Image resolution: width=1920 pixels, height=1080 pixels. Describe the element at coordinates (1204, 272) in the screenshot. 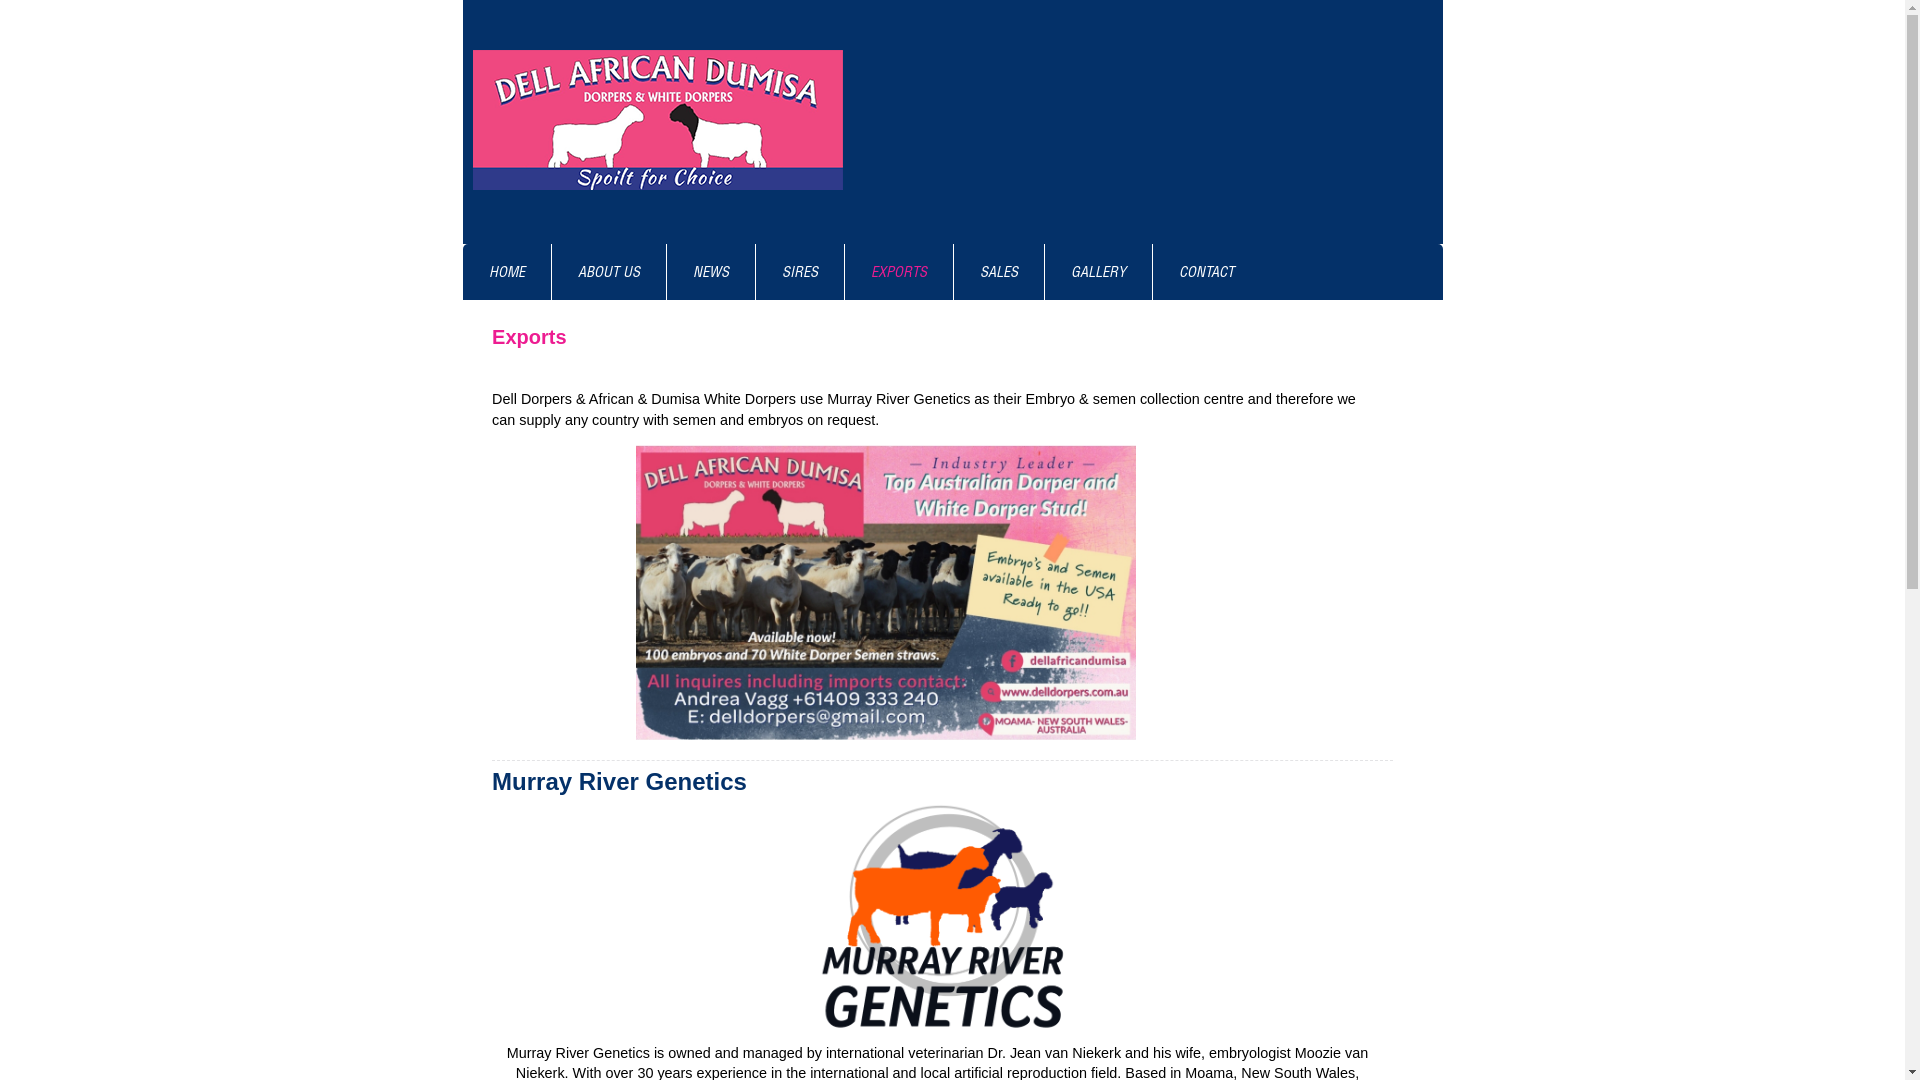

I see `'CONTACT'` at that location.